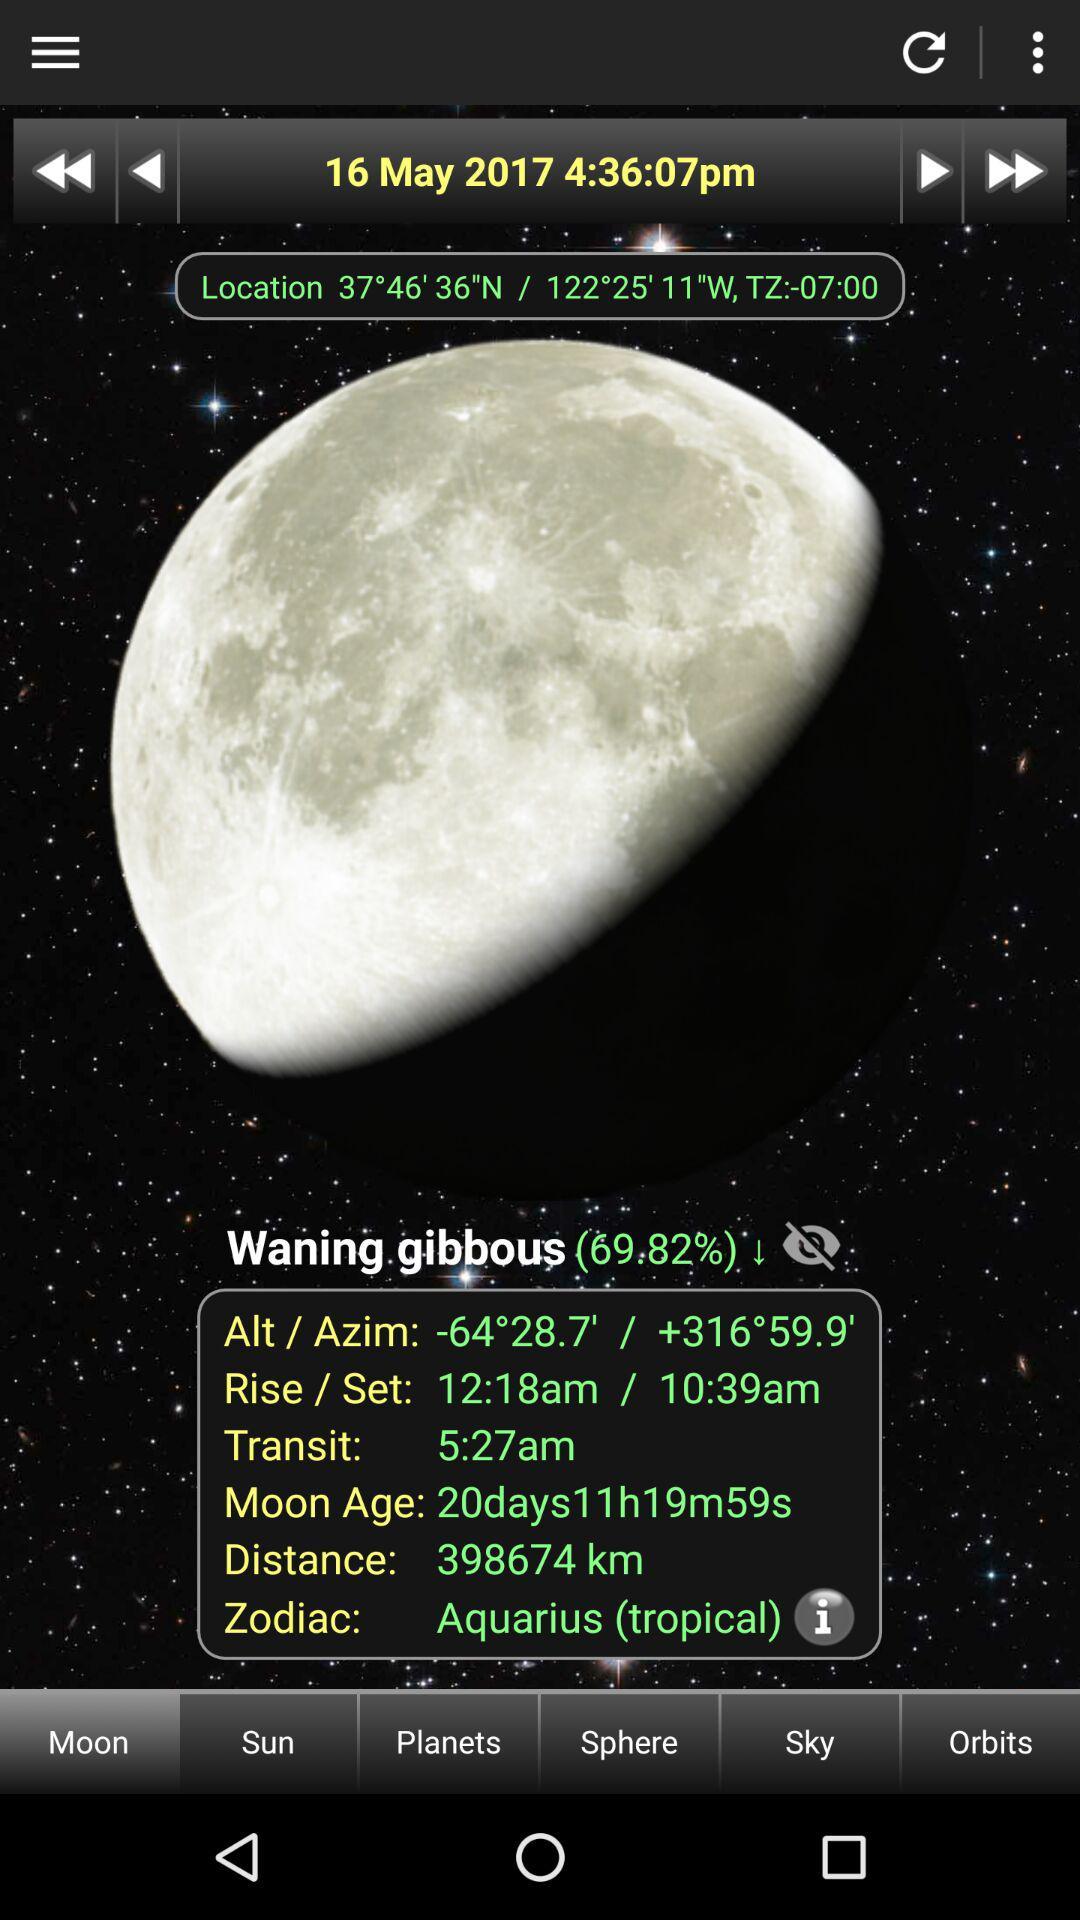 This screenshot has width=1080, height=1920. Describe the element at coordinates (811, 1243) in the screenshot. I see `the visibility icon` at that location.